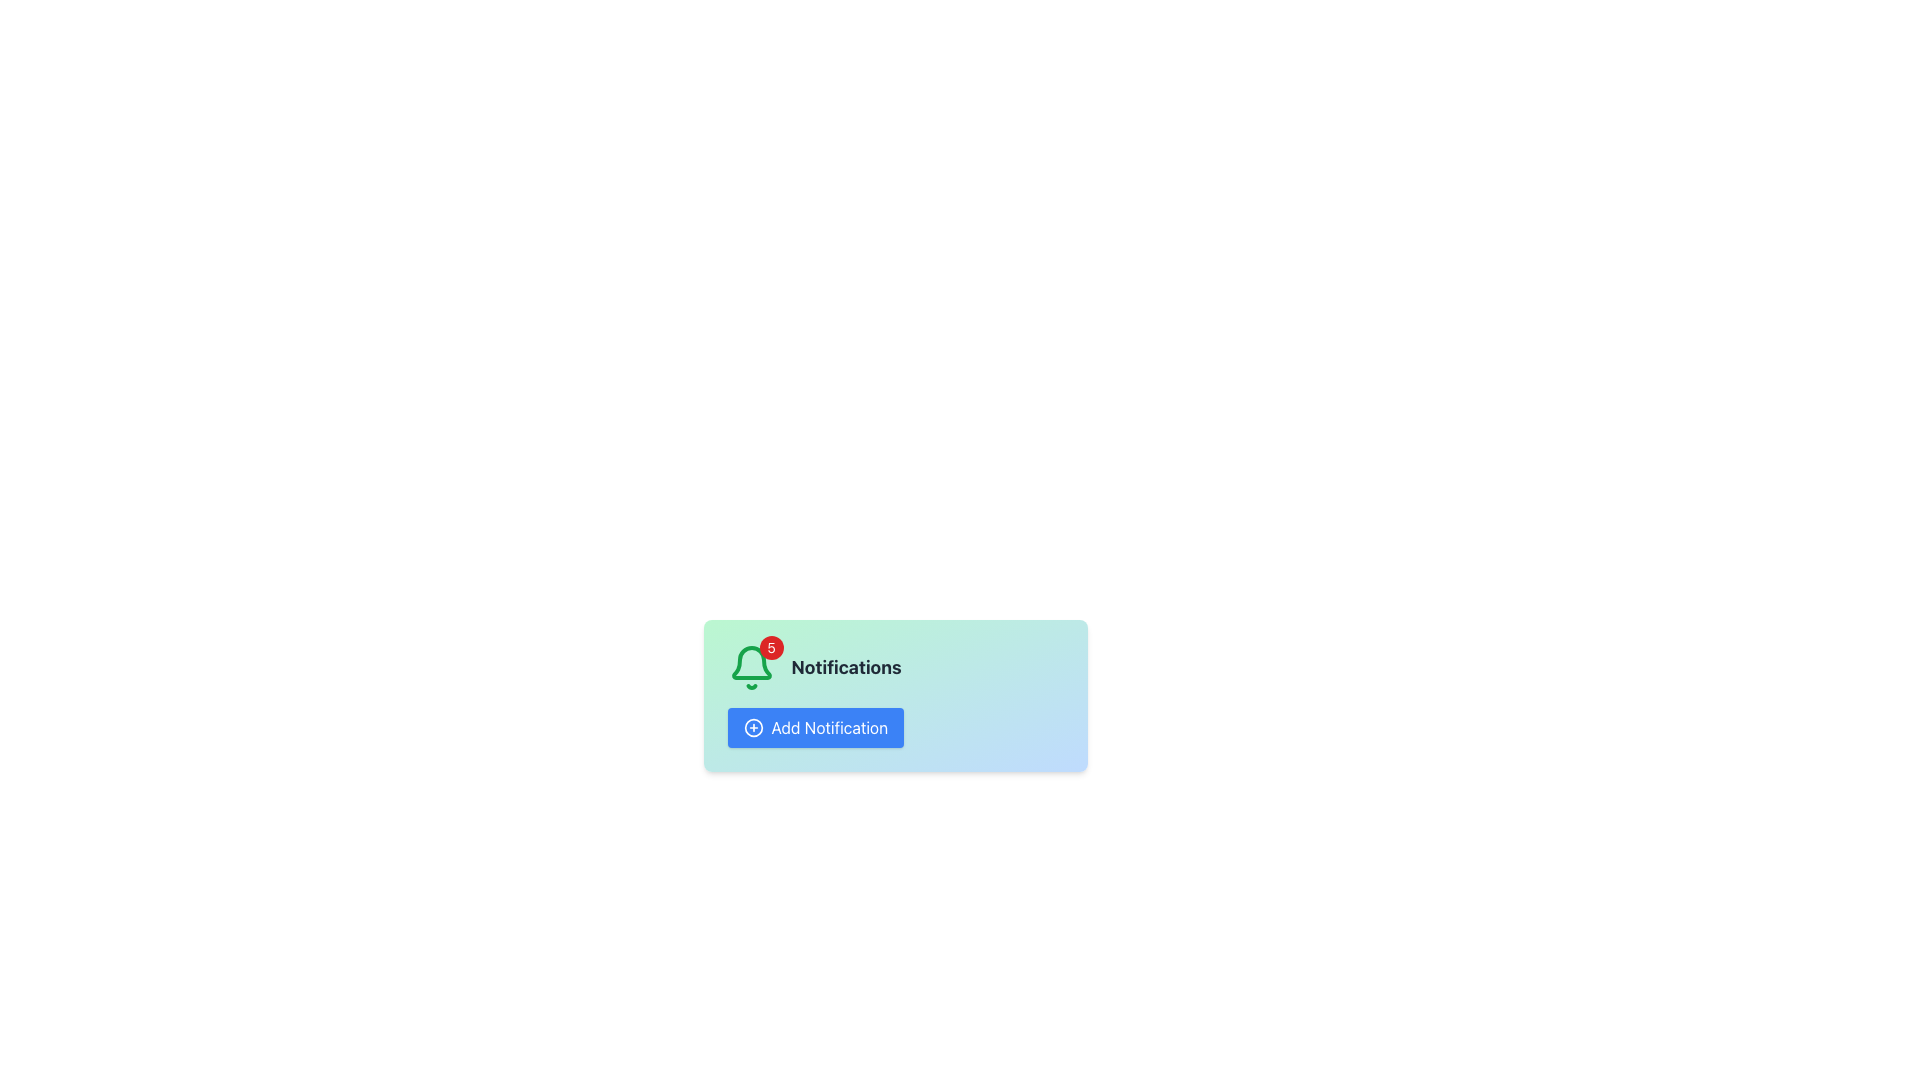 Image resolution: width=1920 pixels, height=1080 pixels. I want to click on on the green bell icon with a red badge containing the number '5', so click(750, 667).